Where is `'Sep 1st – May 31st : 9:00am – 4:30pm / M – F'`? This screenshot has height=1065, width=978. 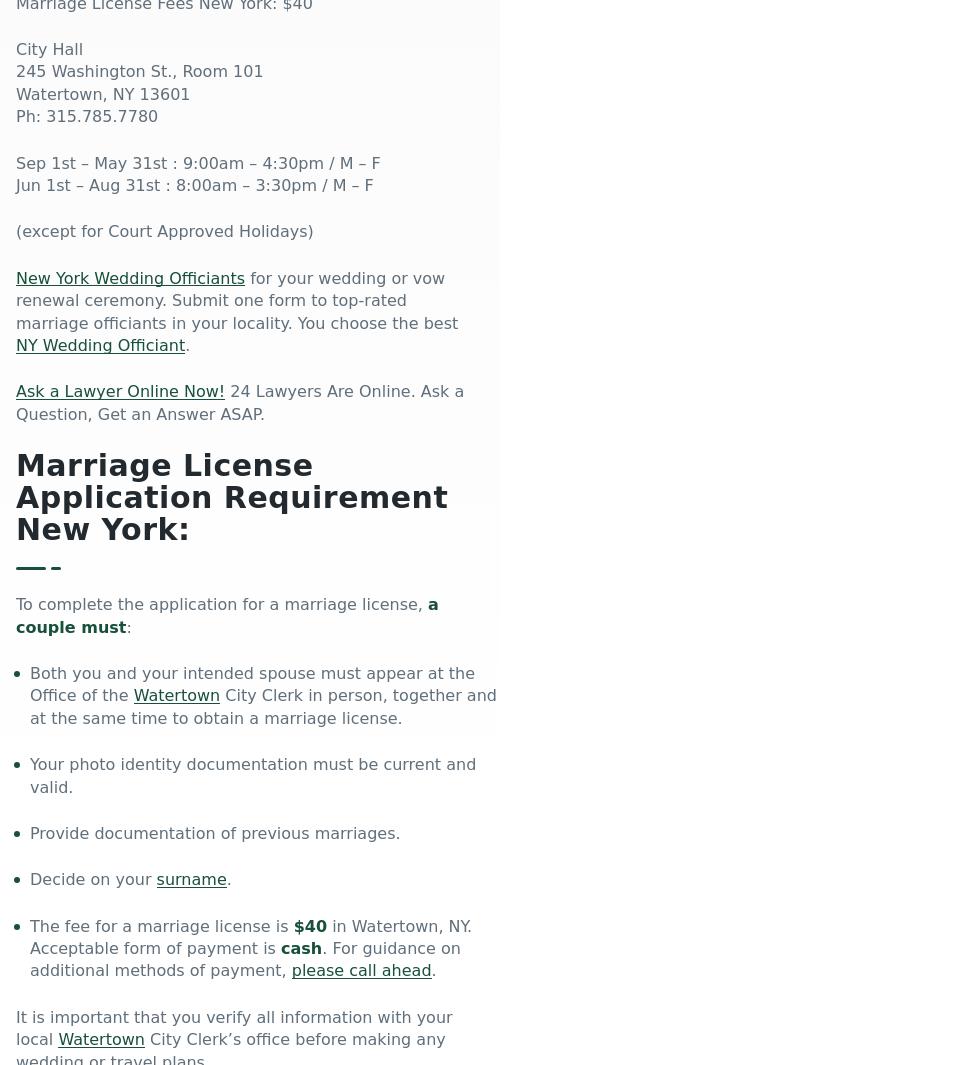
'Sep 1st – May 31st : 9:00am – 4:30pm / M – F' is located at coordinates (198, 161).